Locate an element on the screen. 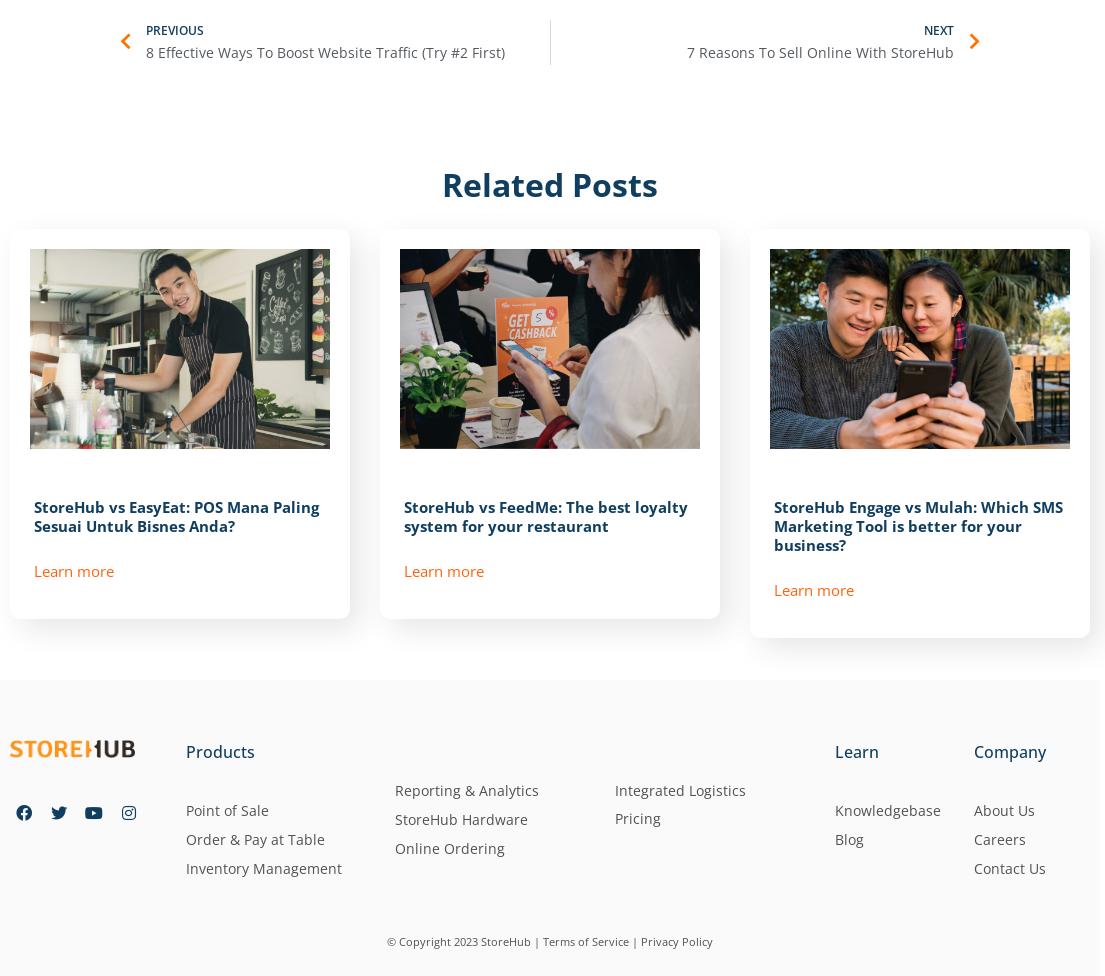 The width and height of the screenshot is (1105, 976). '8 Effective Ways To Boost Website Traffic (Try #2 First)' is located at coordinates (325, 52).